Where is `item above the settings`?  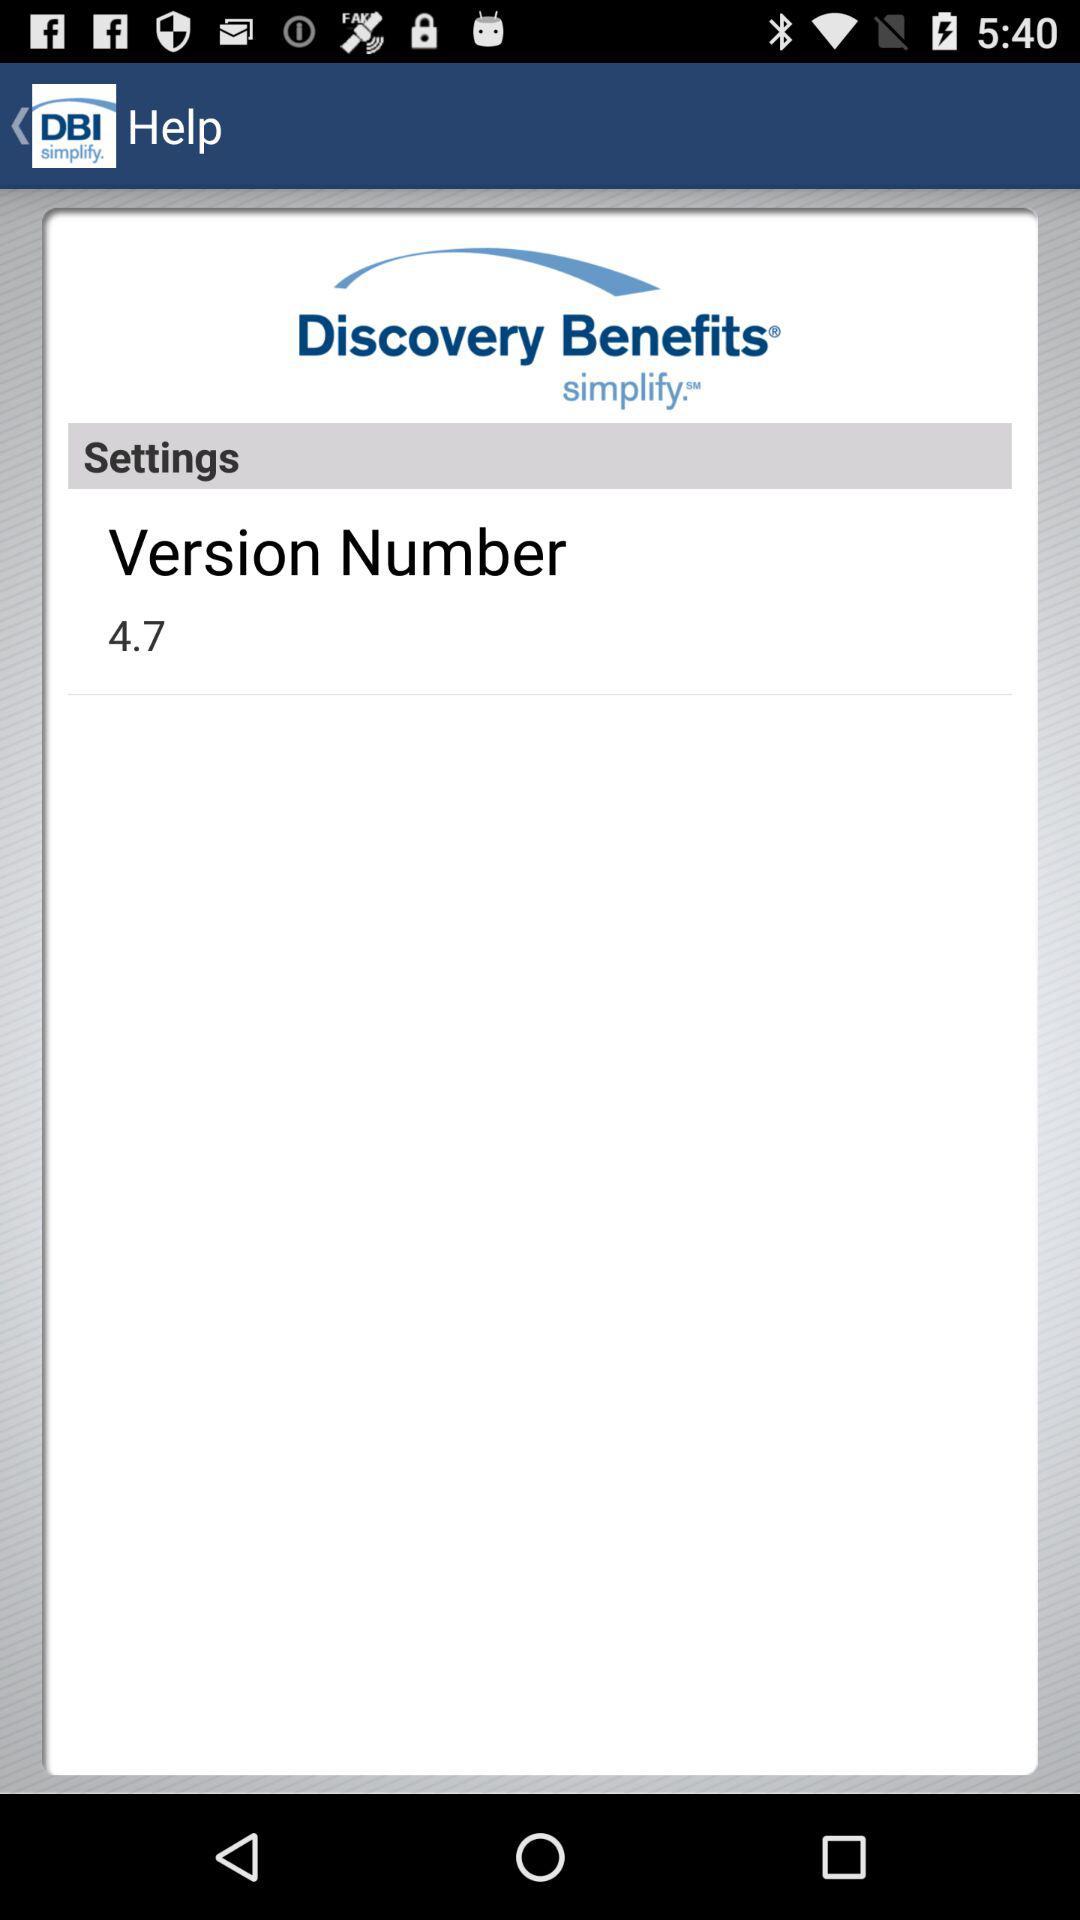
item above the settings is located at coordinates (540, 328).